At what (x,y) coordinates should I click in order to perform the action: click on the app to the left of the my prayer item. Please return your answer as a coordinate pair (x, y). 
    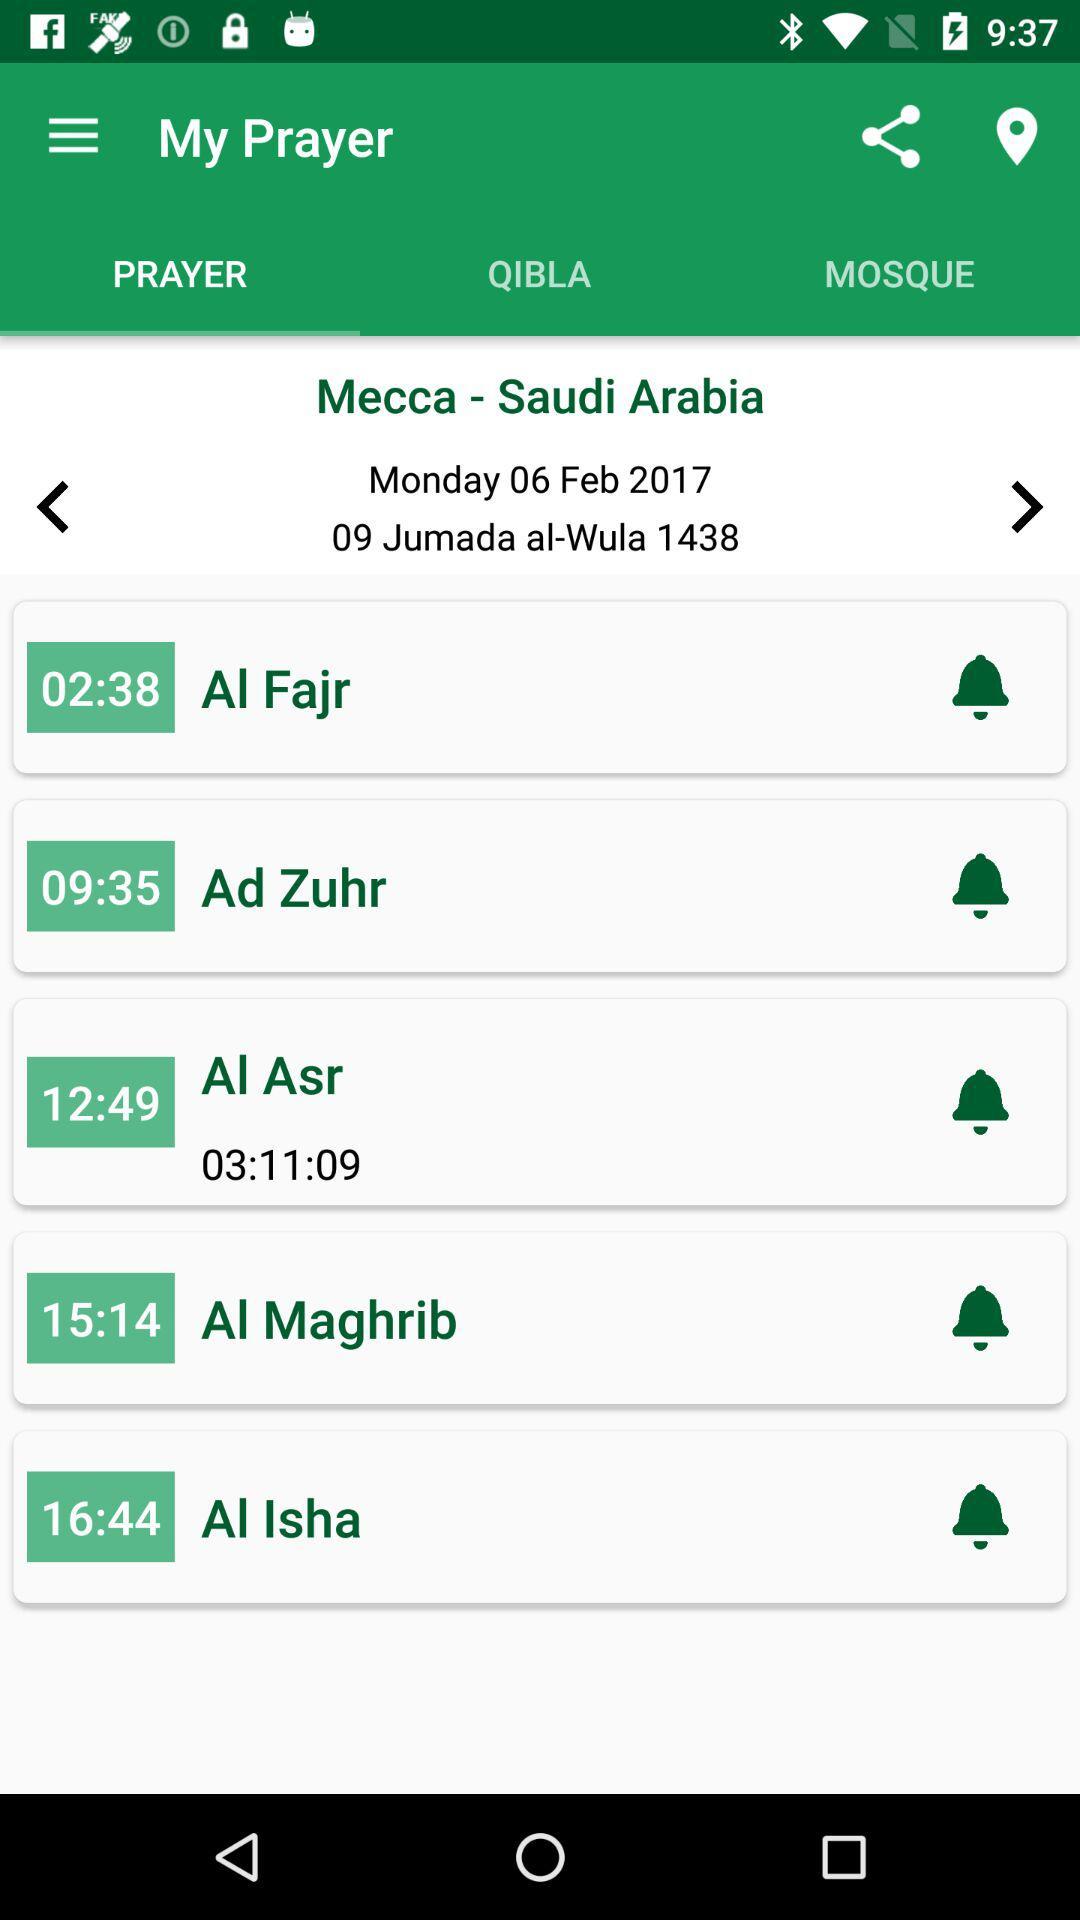
    Looking at the image, I should click on (72, 135).